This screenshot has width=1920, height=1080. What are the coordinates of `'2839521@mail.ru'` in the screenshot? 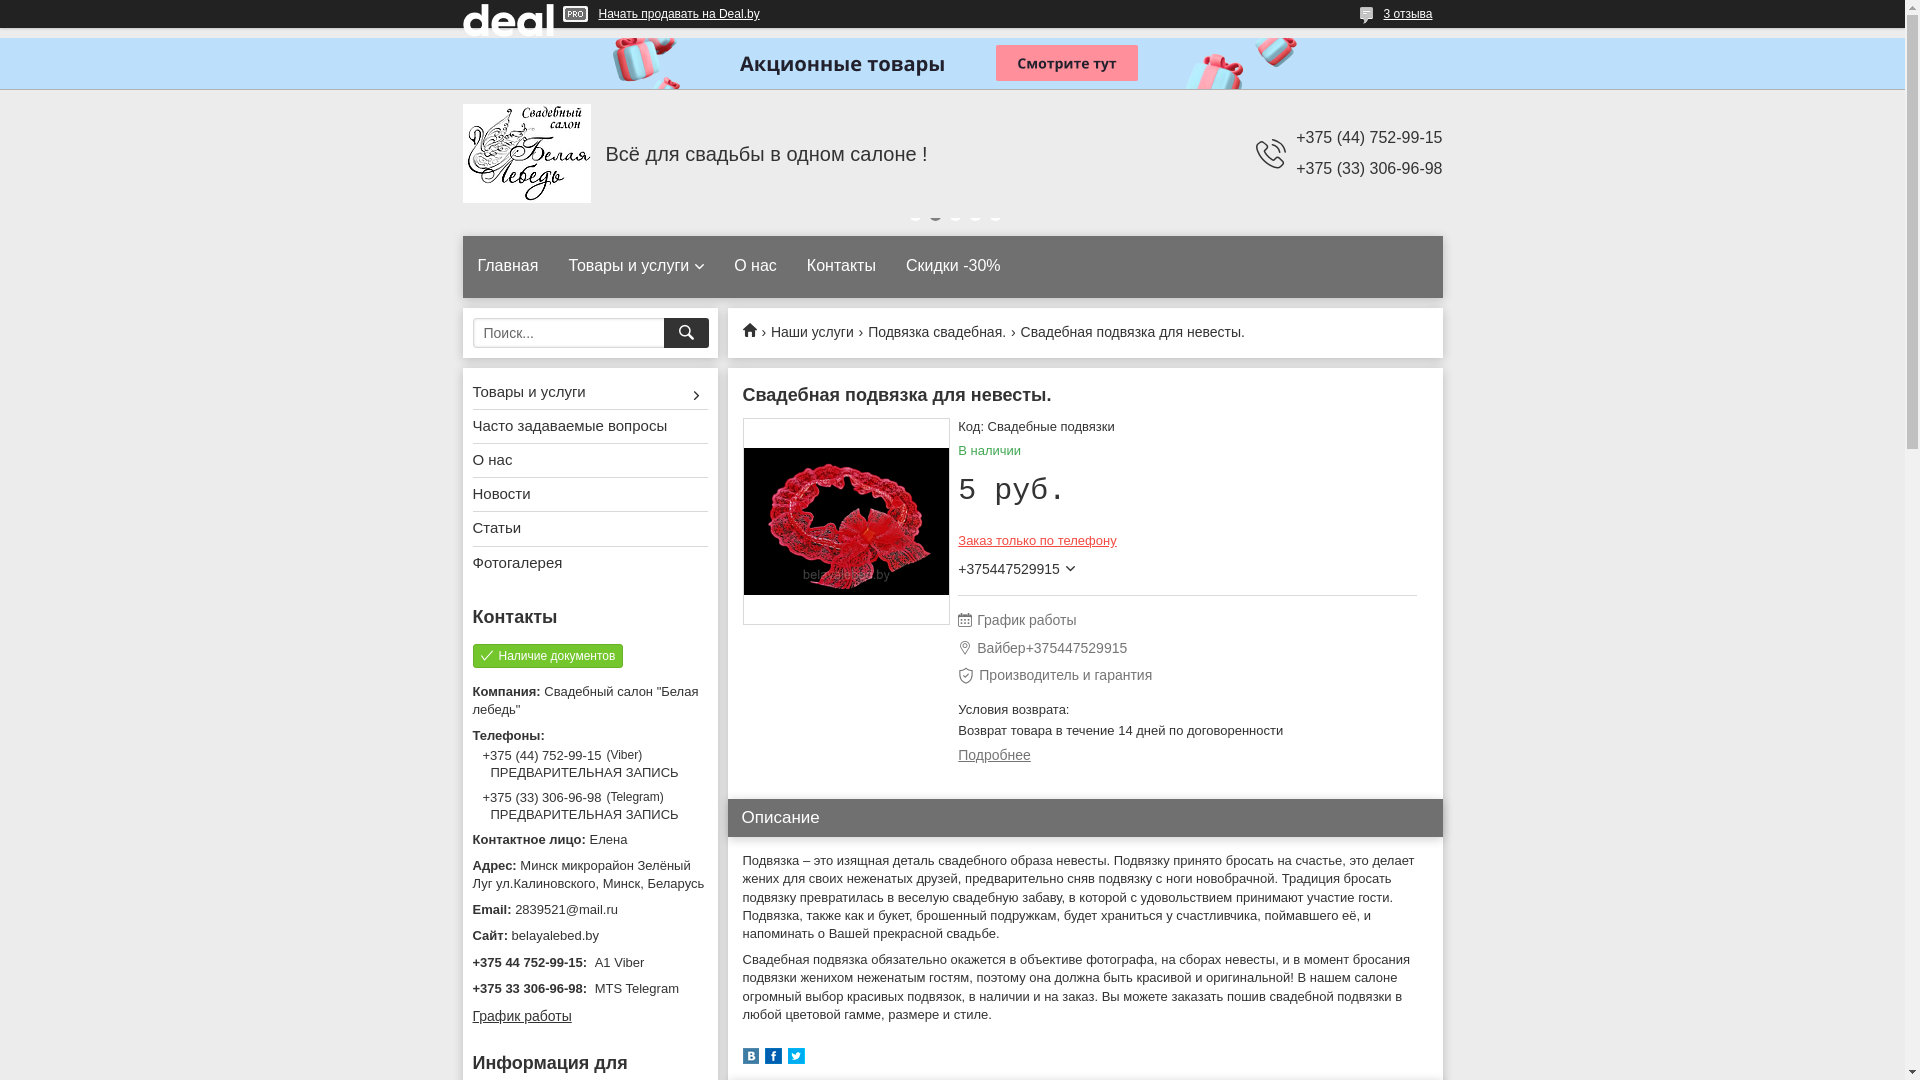 It's located at (588, 910).